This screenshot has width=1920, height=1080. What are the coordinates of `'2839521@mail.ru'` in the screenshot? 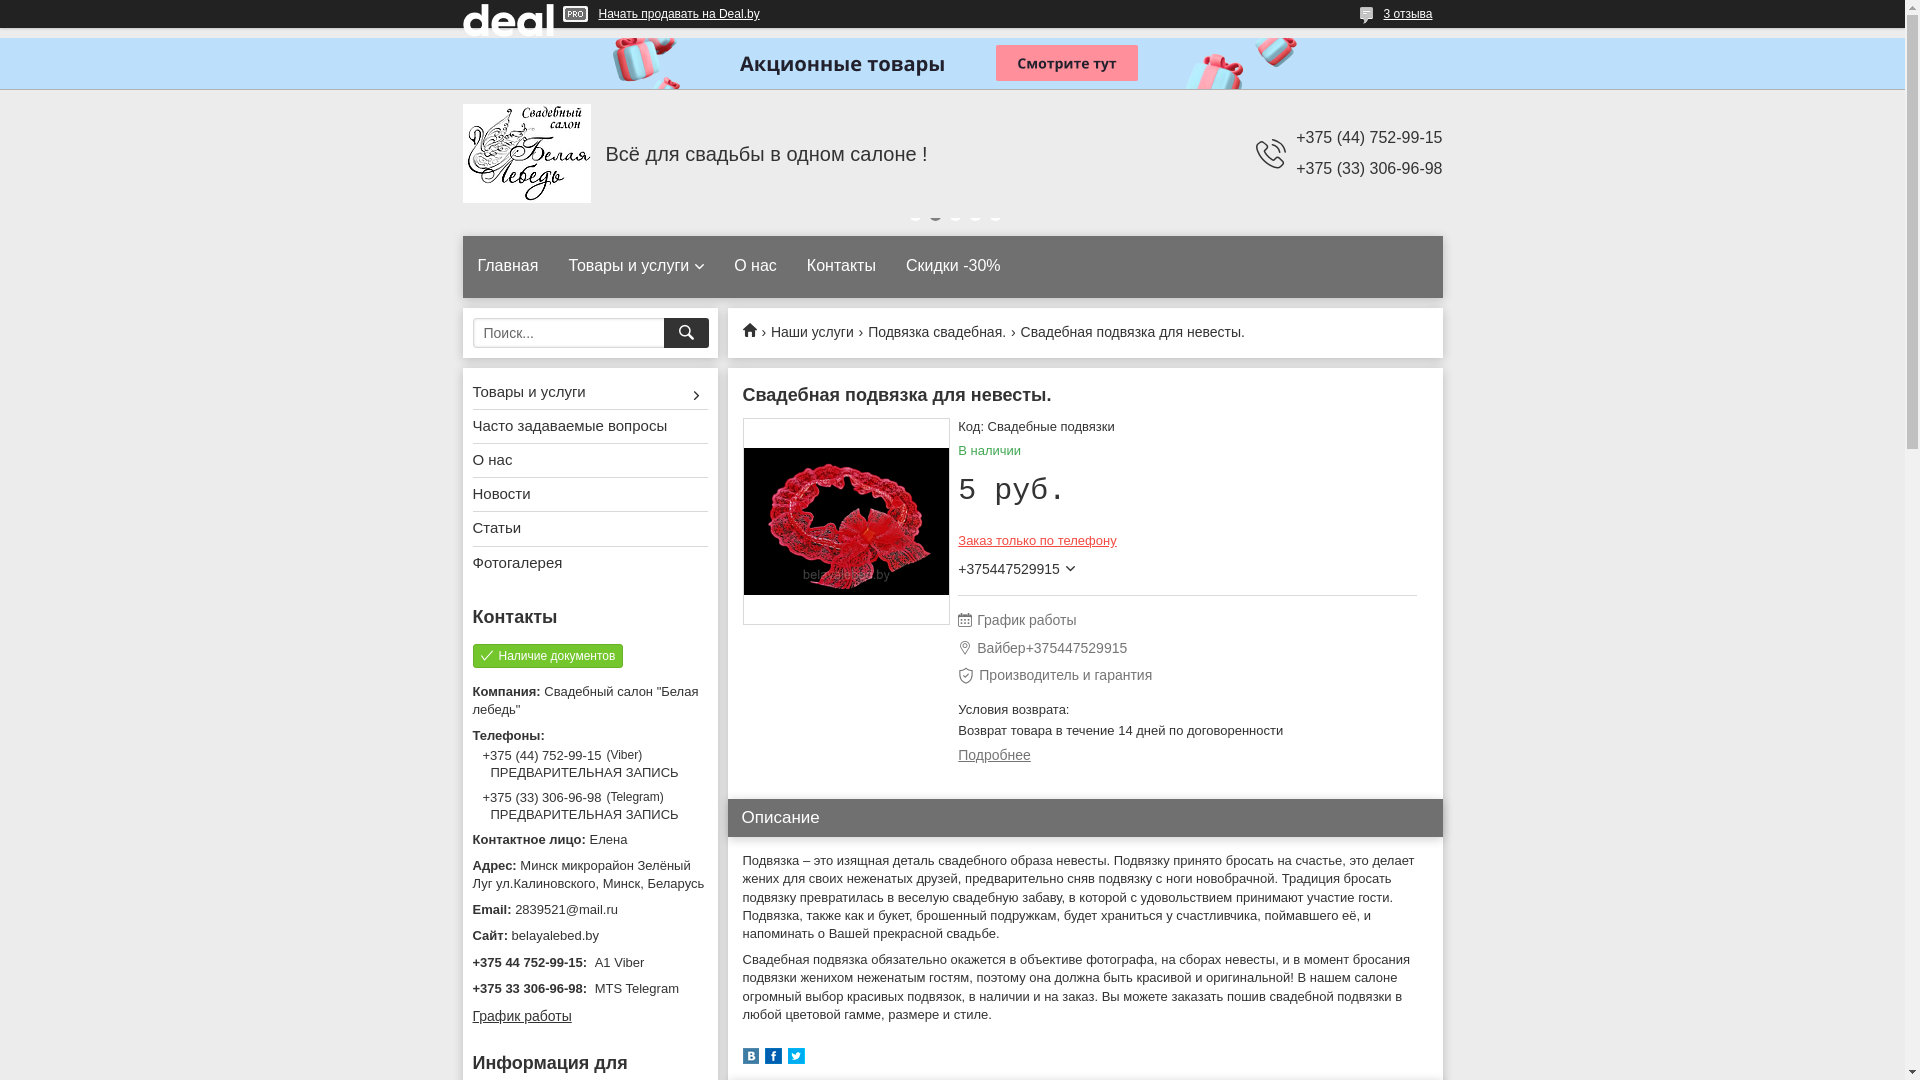 It's located at (588, 910).